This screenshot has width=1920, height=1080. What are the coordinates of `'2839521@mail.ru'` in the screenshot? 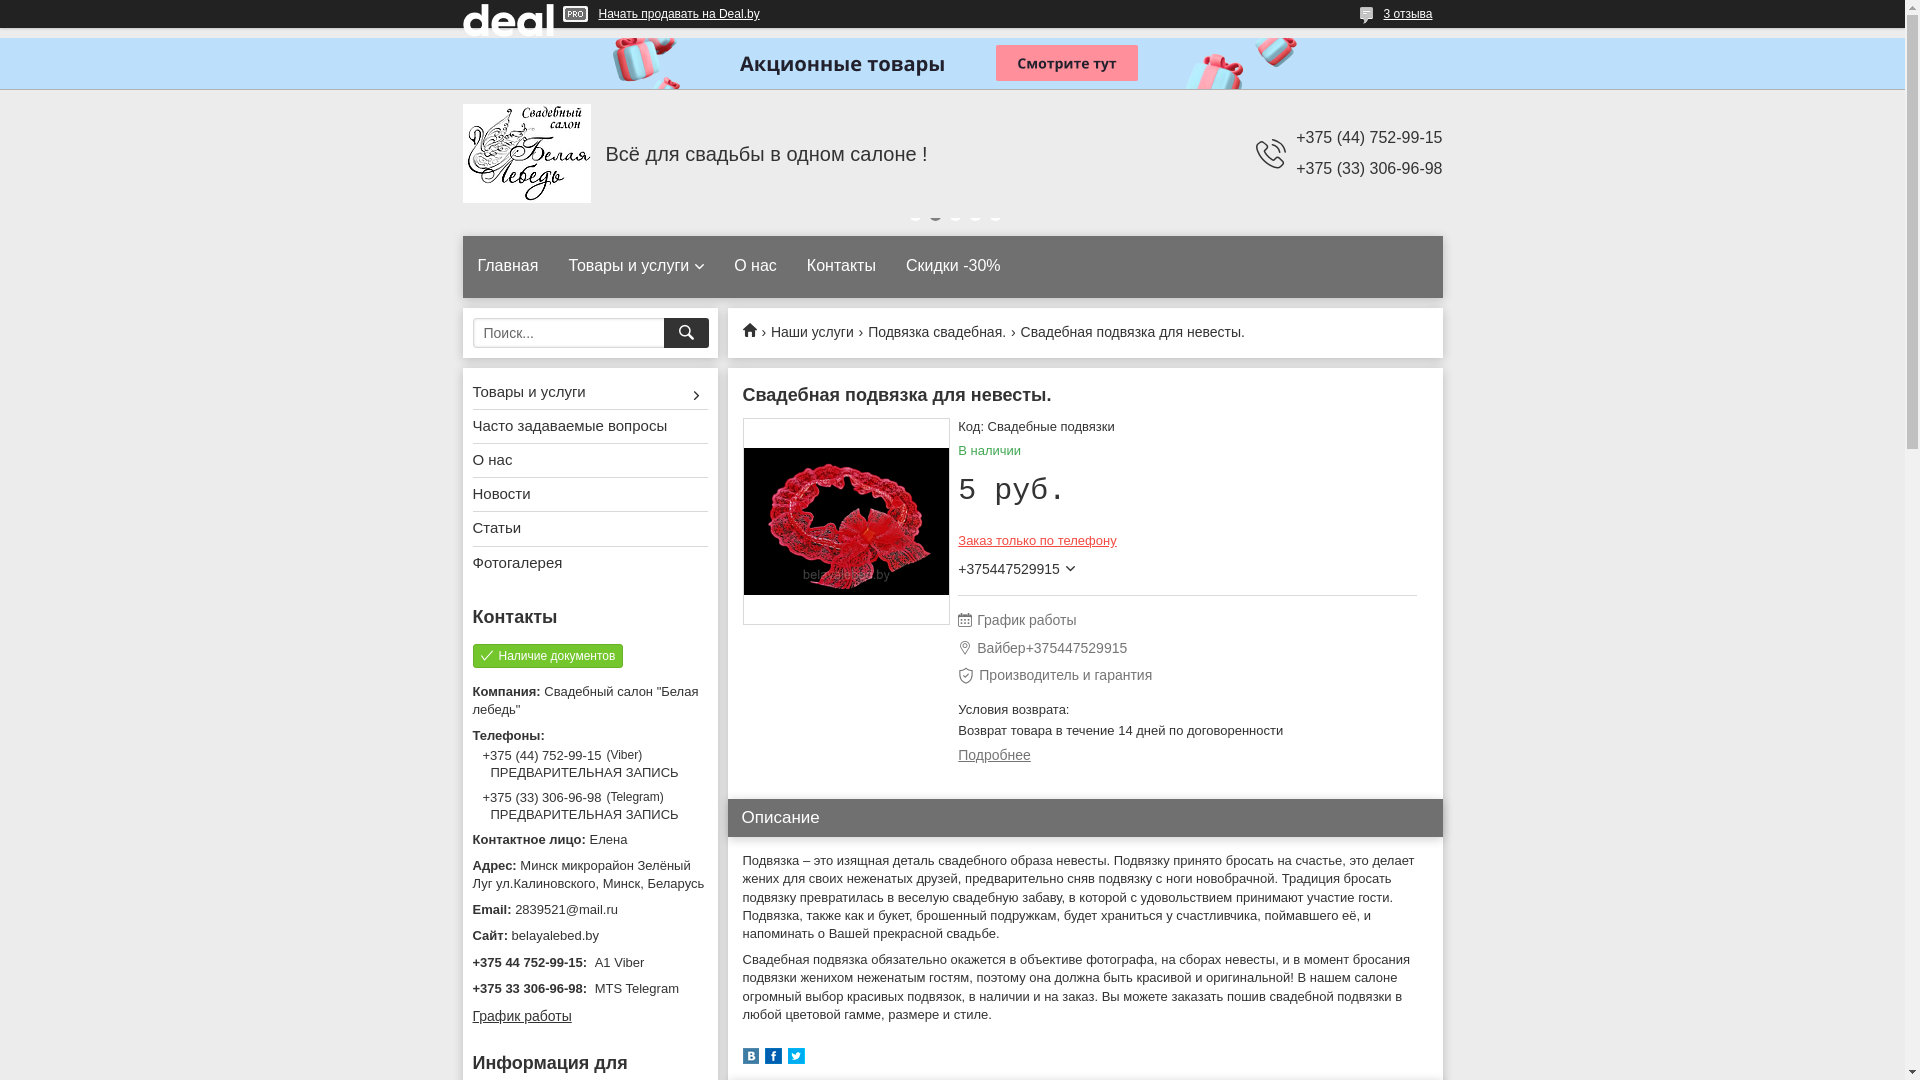 It's located at (588, 910).